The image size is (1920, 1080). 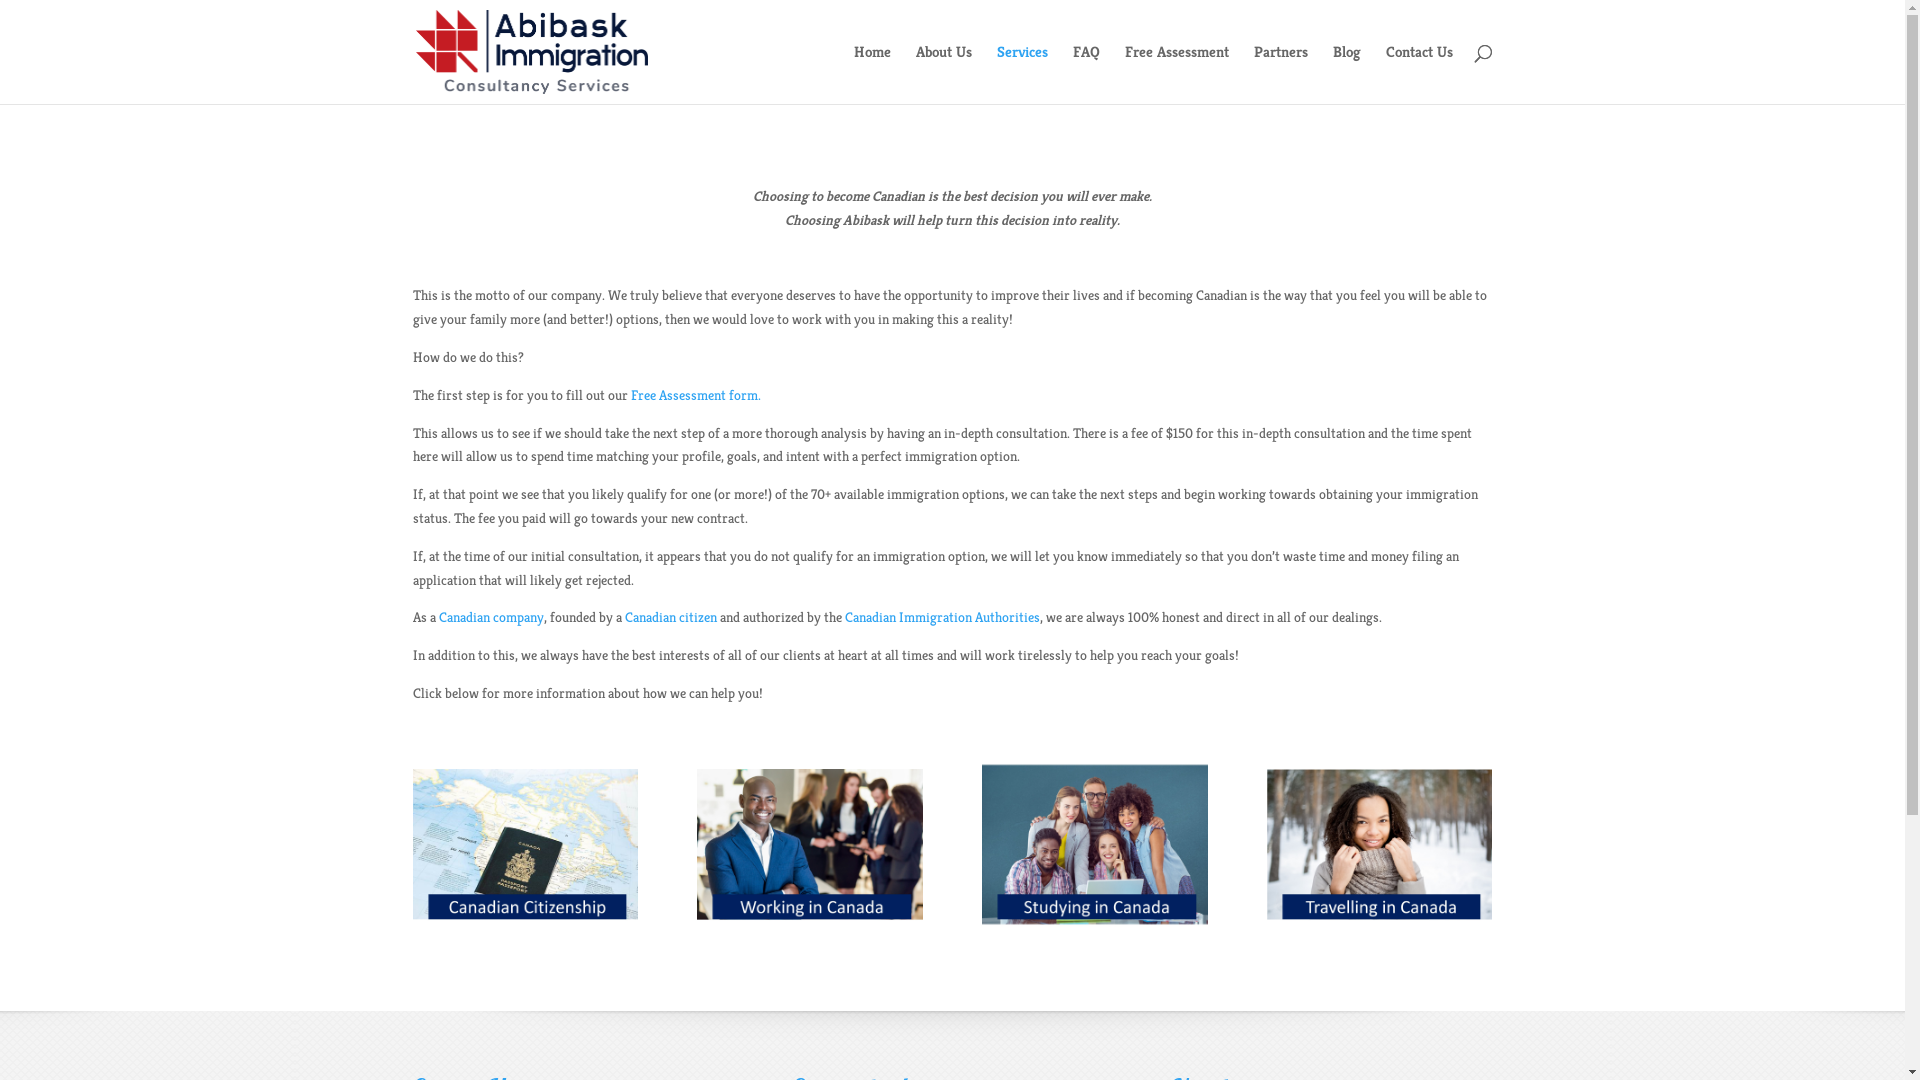 What do you see at coordinates (490, 616) in the screenshot?
I see `'Canadian company'` at bounding box center [490, 616].